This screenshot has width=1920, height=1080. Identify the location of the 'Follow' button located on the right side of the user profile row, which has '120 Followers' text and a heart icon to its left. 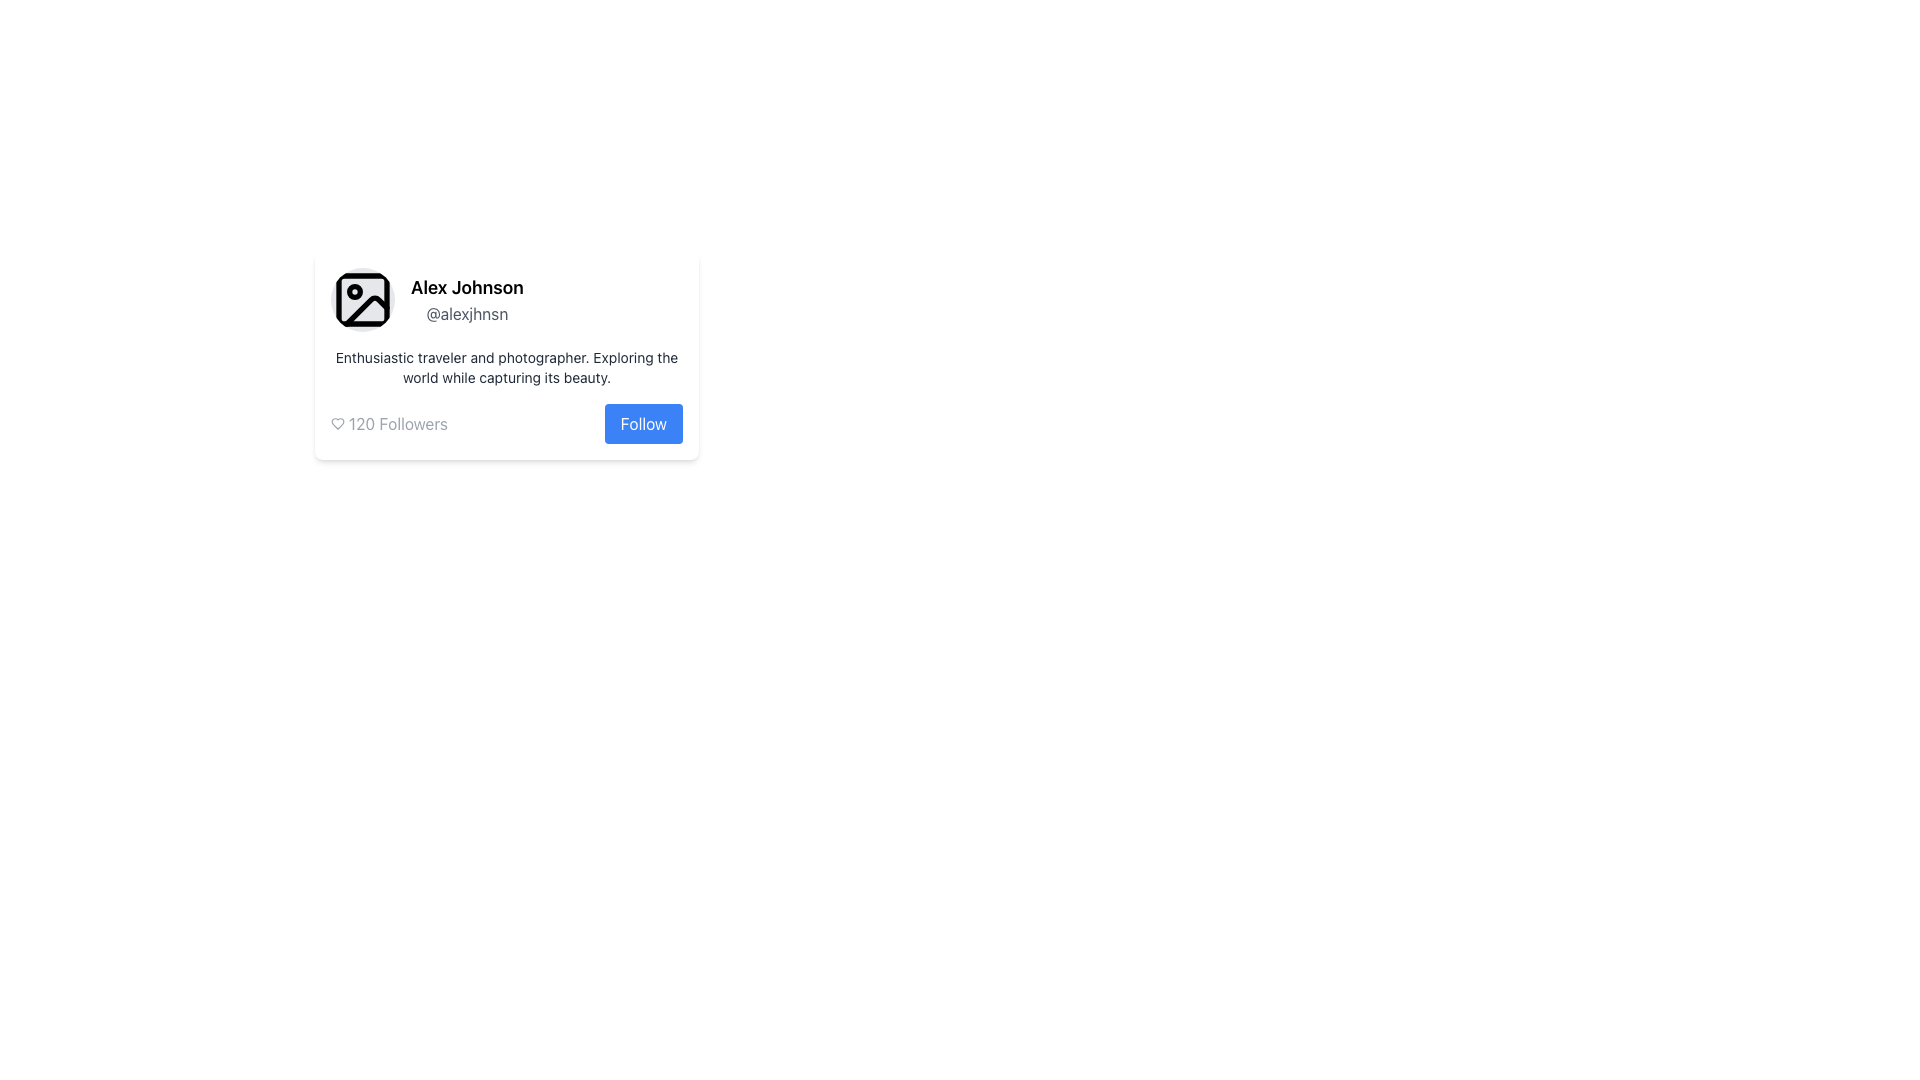
(643, 423).